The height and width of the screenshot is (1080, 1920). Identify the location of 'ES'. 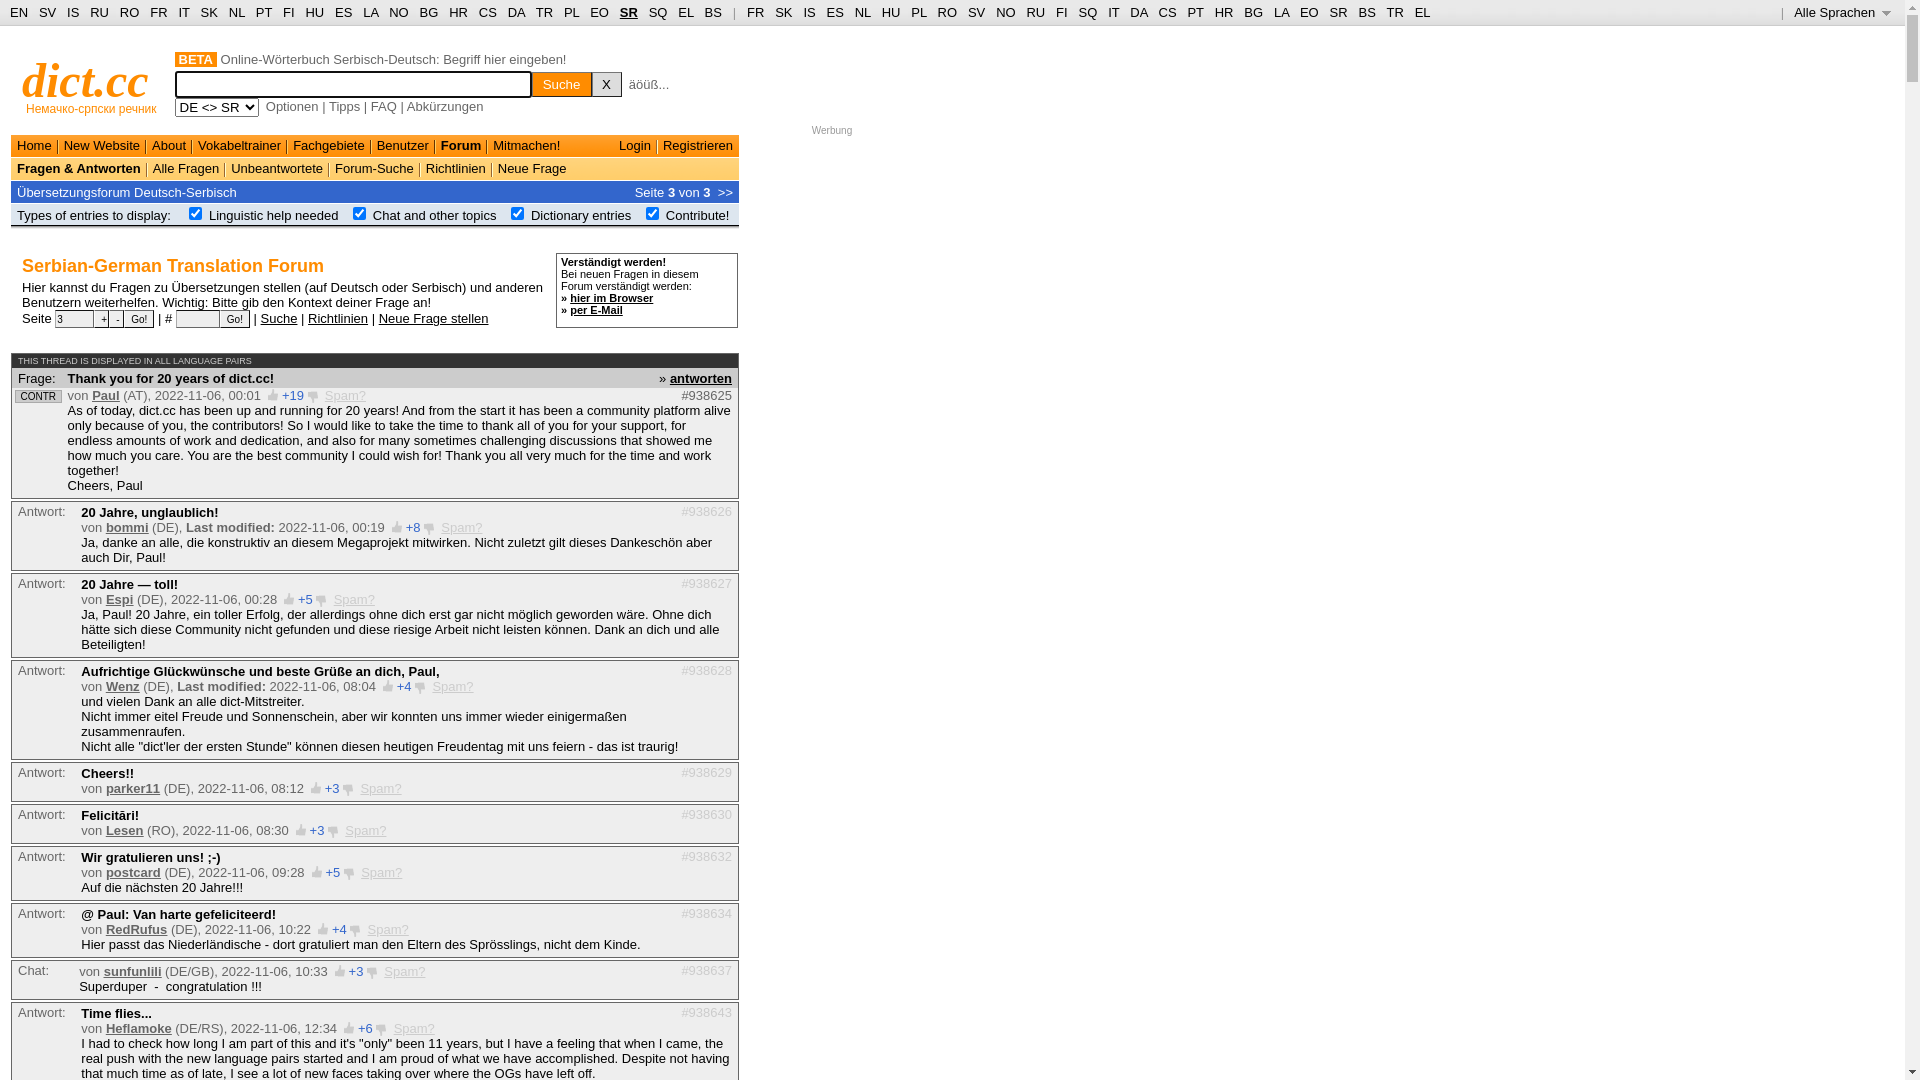
(343, 12).